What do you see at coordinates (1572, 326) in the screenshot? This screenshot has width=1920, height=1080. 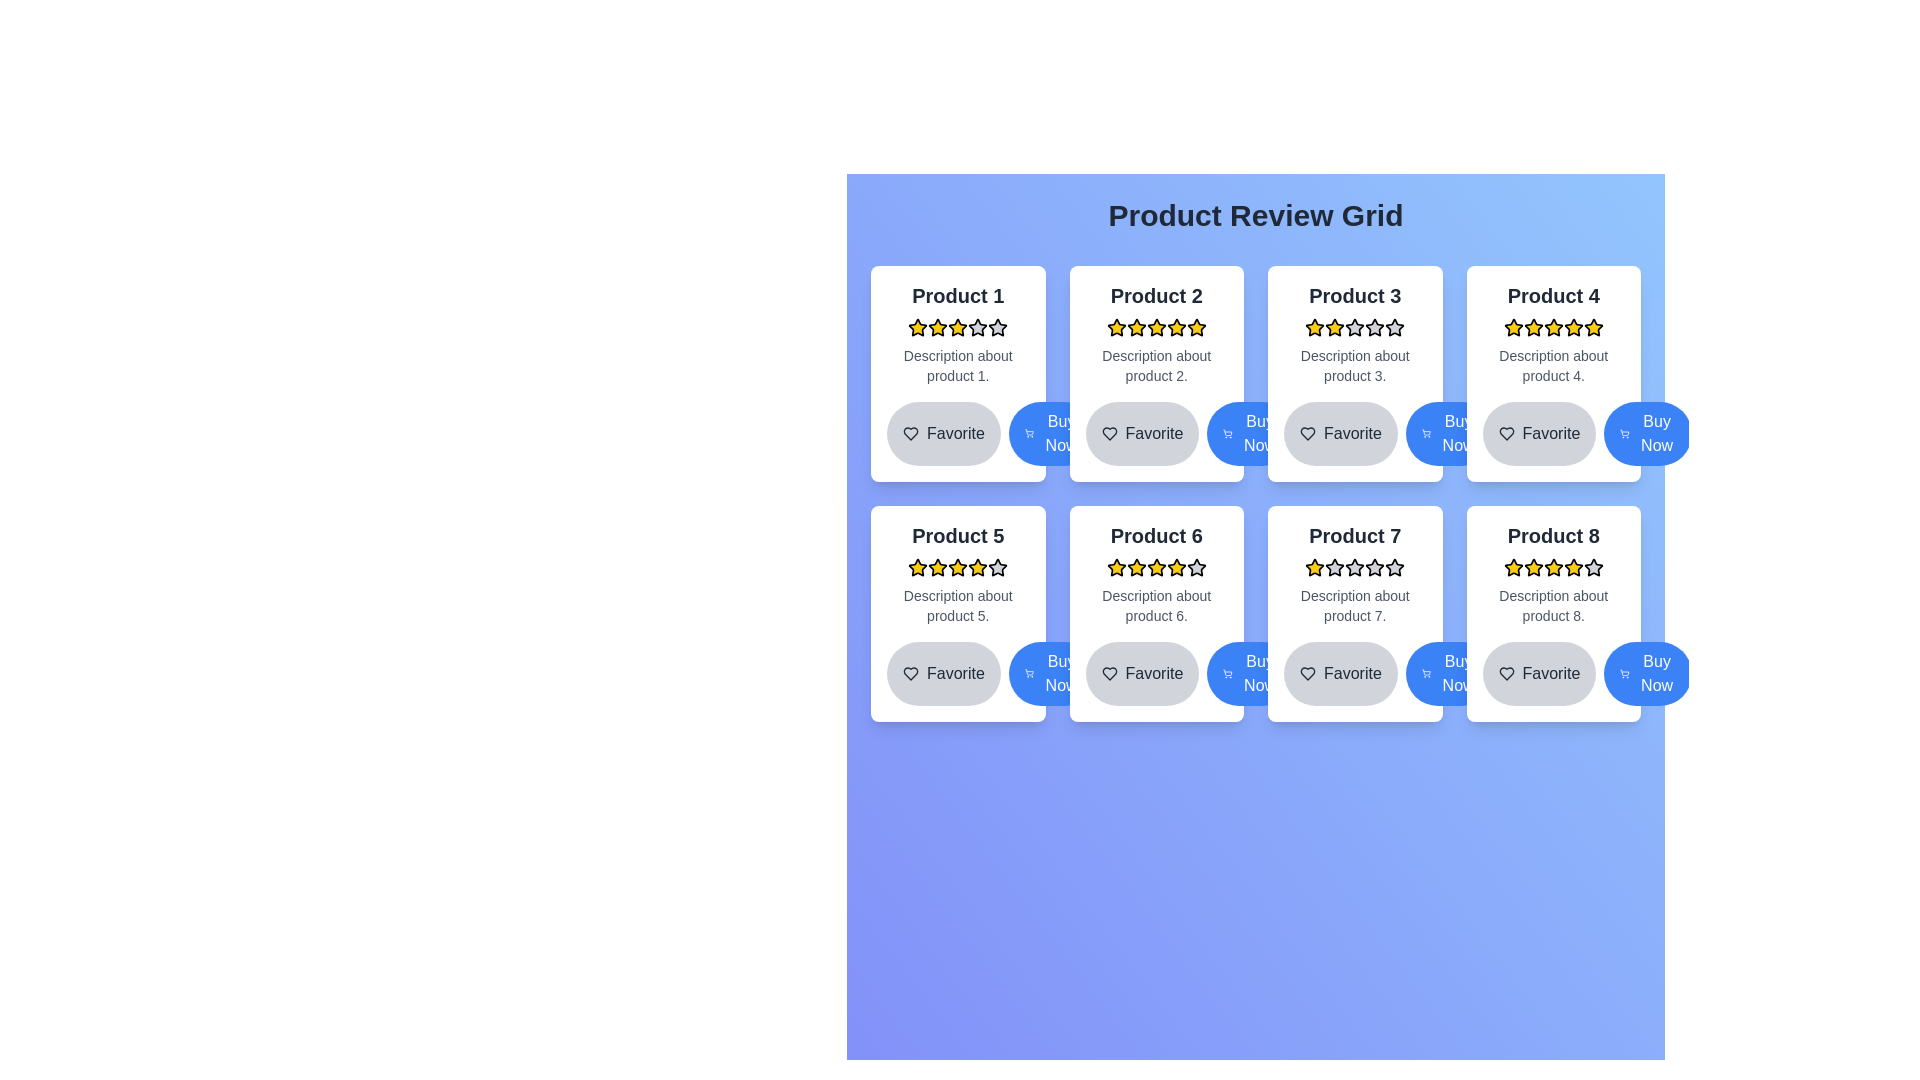 I see `the fifth star in the five-star rating system within the 'Product 4' card in the 'Product Review Grid'` at bounding box center [1572, 326].